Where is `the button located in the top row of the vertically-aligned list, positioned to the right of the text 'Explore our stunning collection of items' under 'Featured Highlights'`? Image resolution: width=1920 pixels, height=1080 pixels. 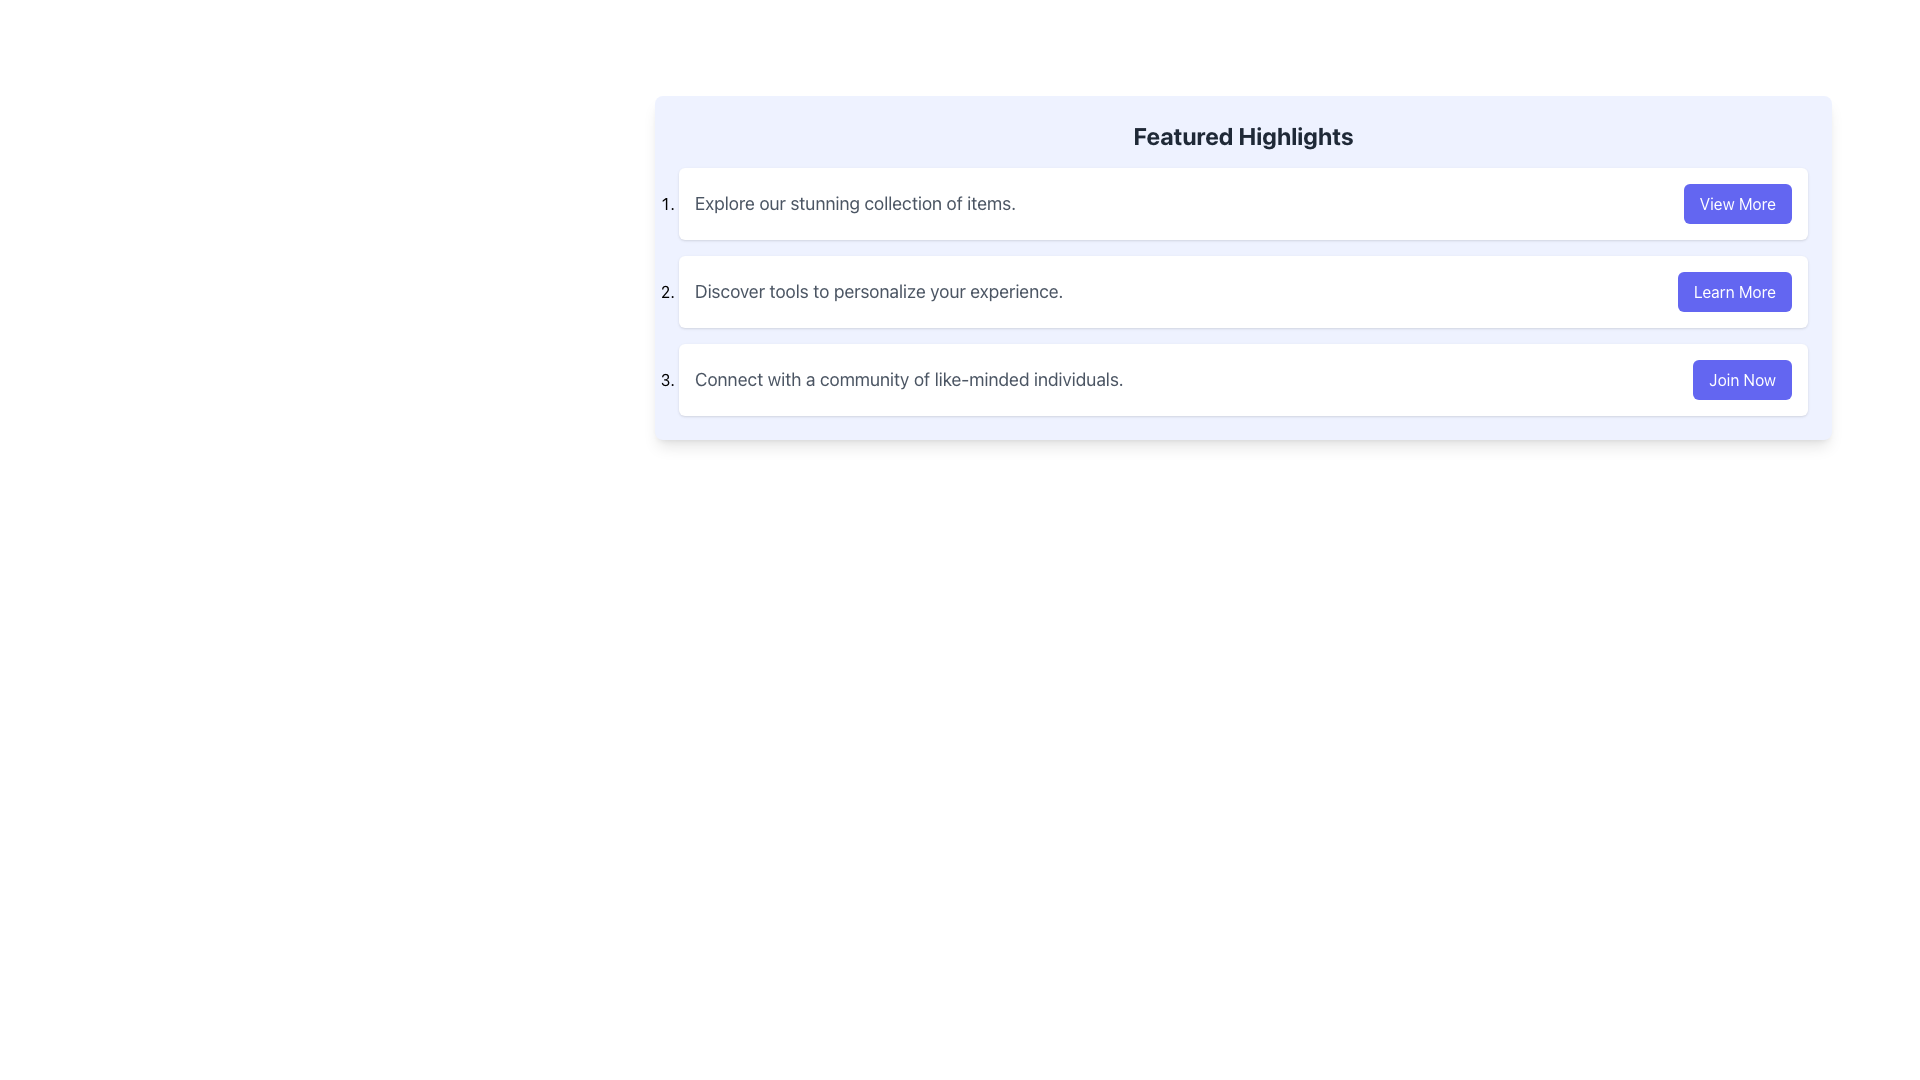
the button located in the top row of the vertically-aligned list, positioned to the right of the text 'Explore our stunning collection of items' under 'Featured Highlights' is located at coordinates (1736, 204).